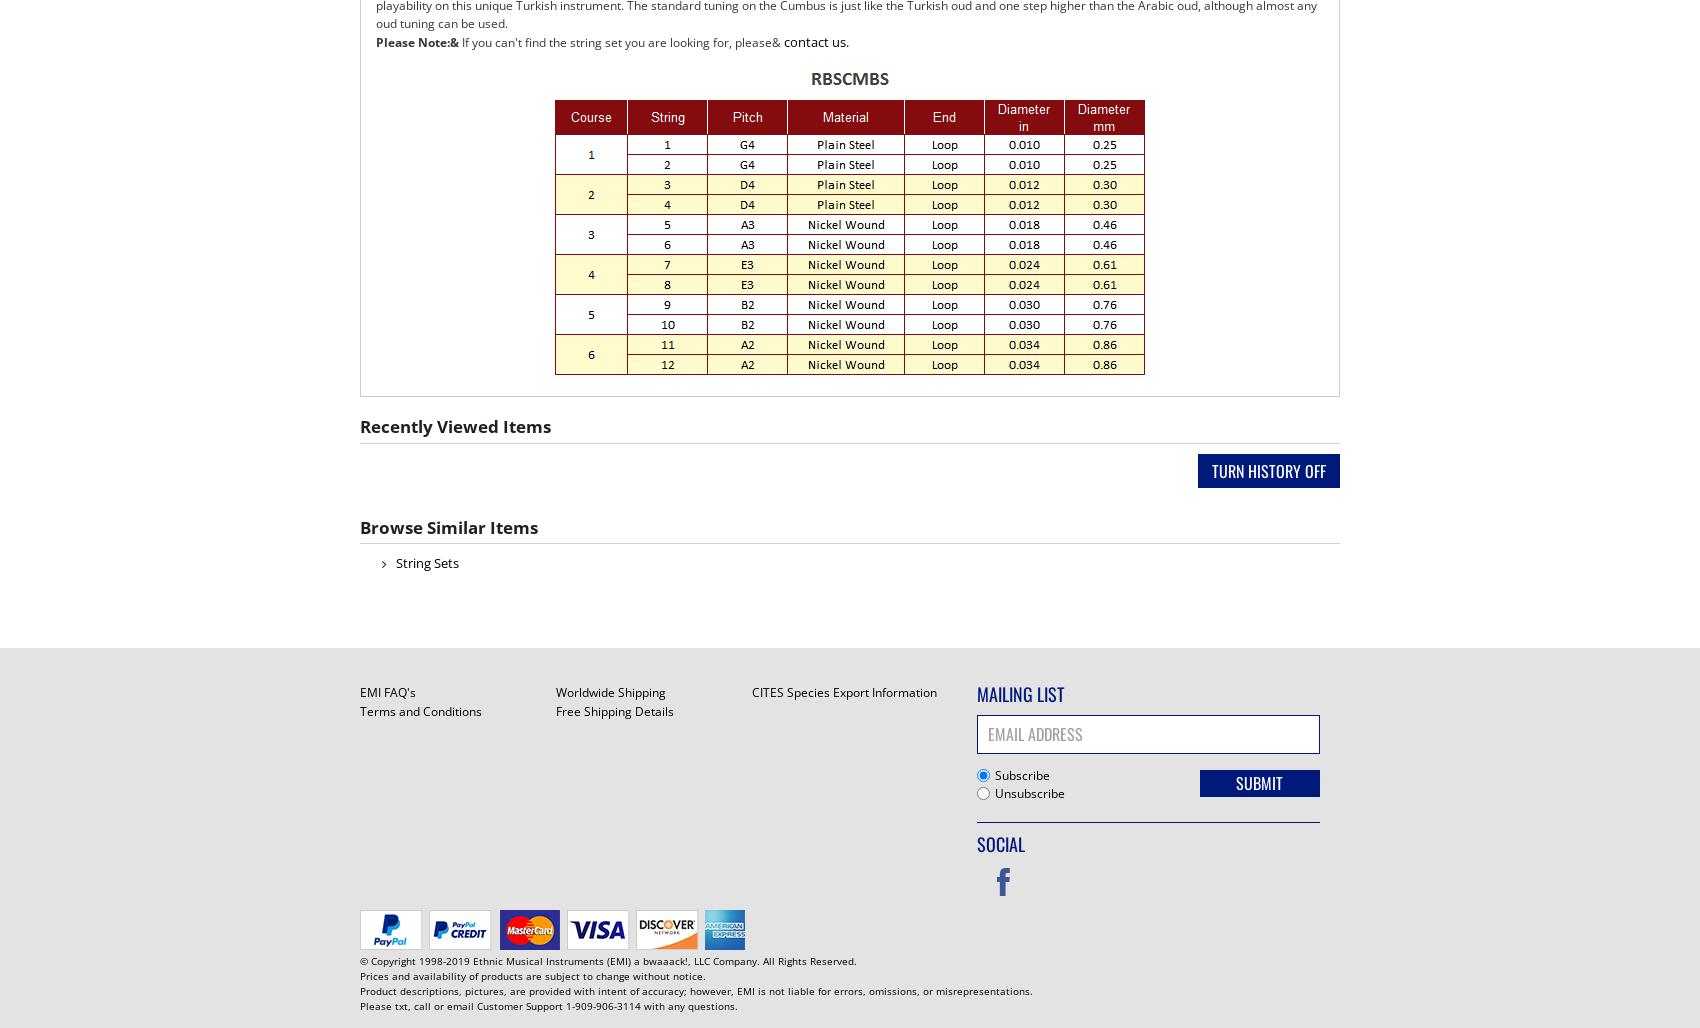 The width and height of the screenshot is (1700, 1028). What do you see at coordinates (419, 710) in the screenshot?
I see `'Terms and Conditions'` at bounding box center [419, 710].